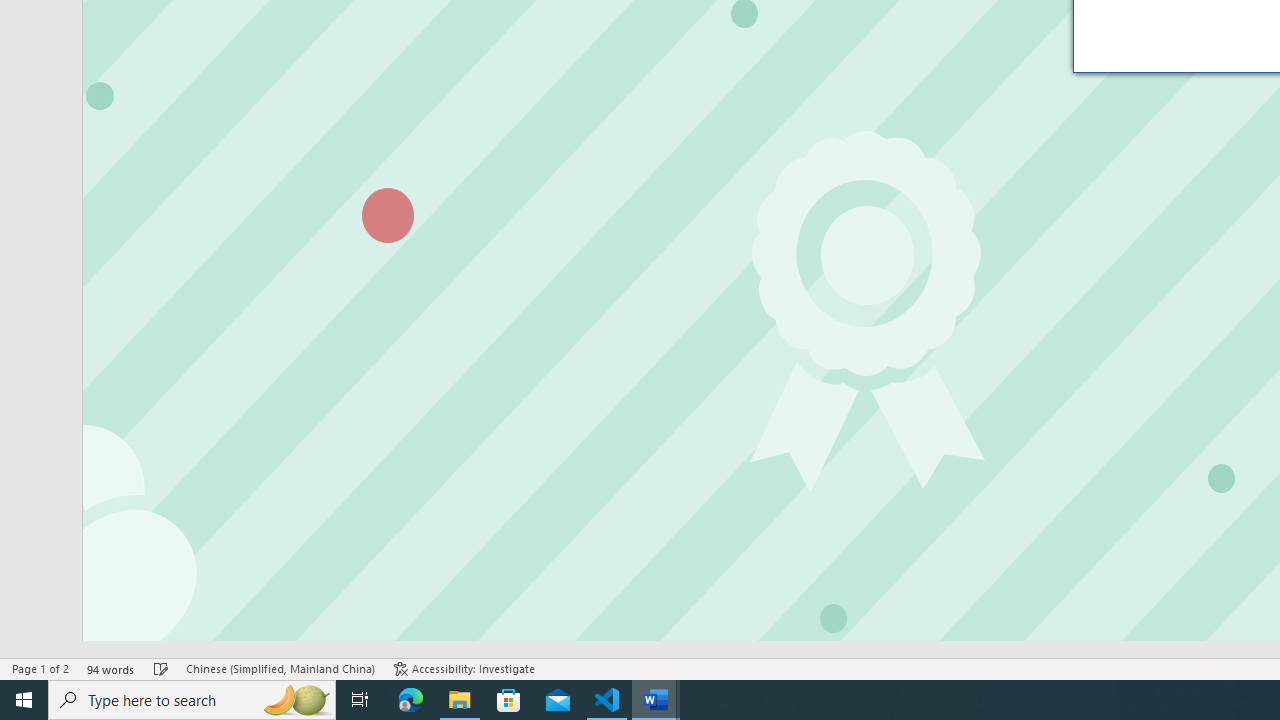 The width and height of the screenshot is (1280, 720). What do you see at coordinates (40, 669) in the screenshot?
I see `'Page Number Page 1 of 2'` at bounding box center [40, 669].